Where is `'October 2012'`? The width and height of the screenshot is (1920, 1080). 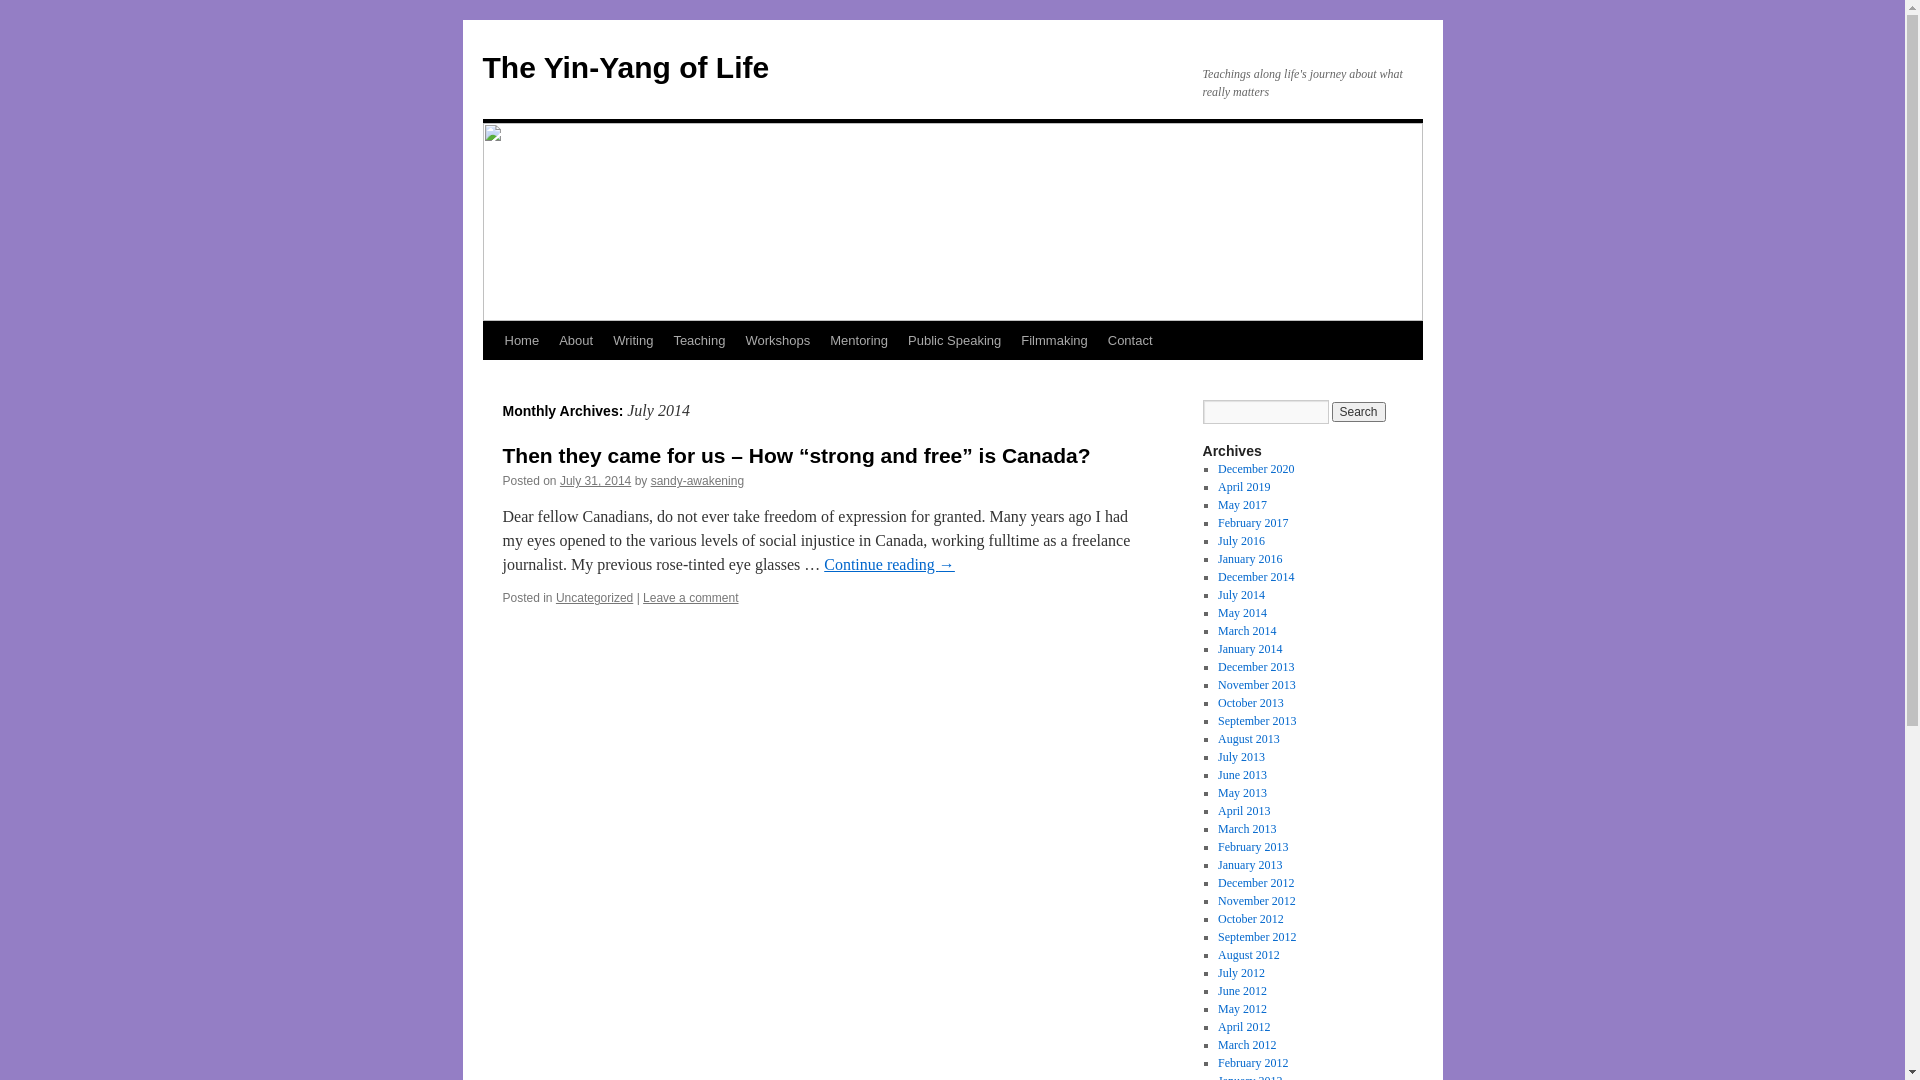 'October 2012' is located at coordinates (1217, 918).